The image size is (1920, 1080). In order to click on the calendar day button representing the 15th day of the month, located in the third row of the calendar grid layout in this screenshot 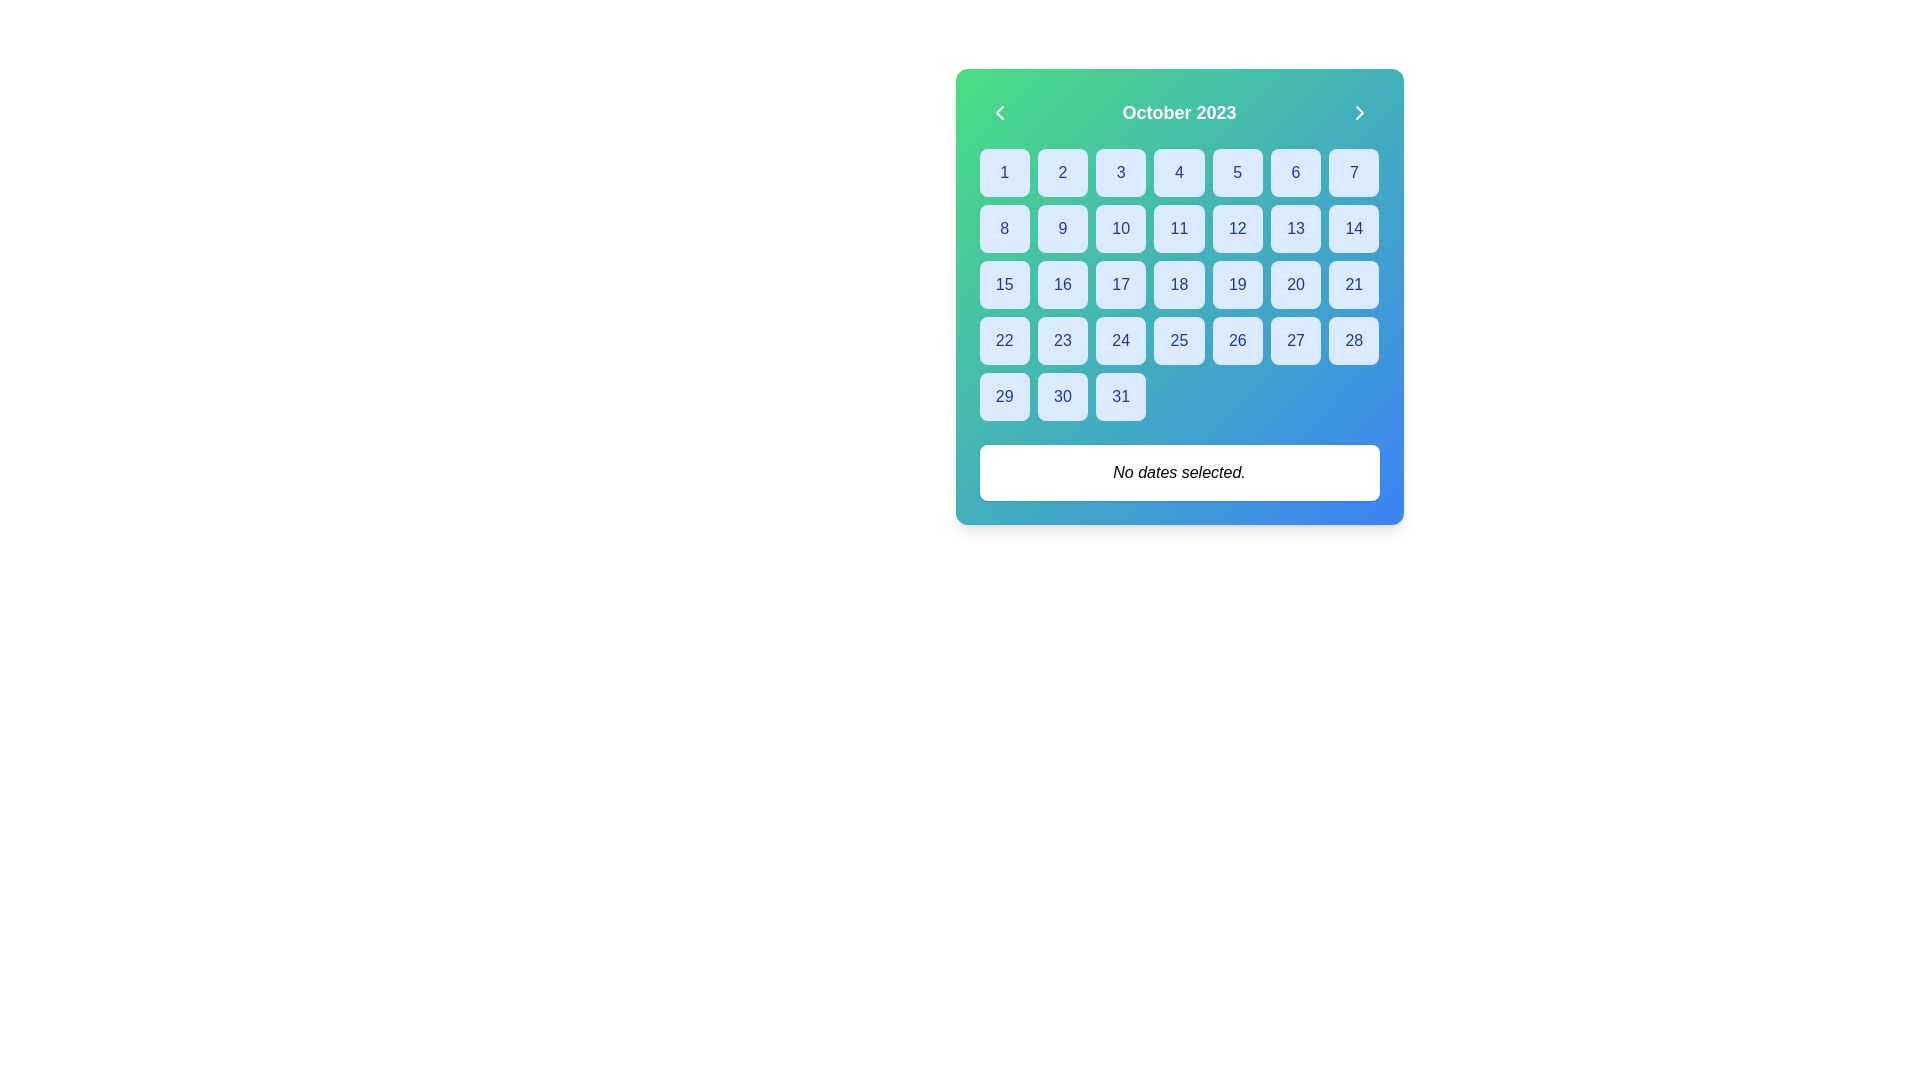, I will do `click(1004, 285)`.